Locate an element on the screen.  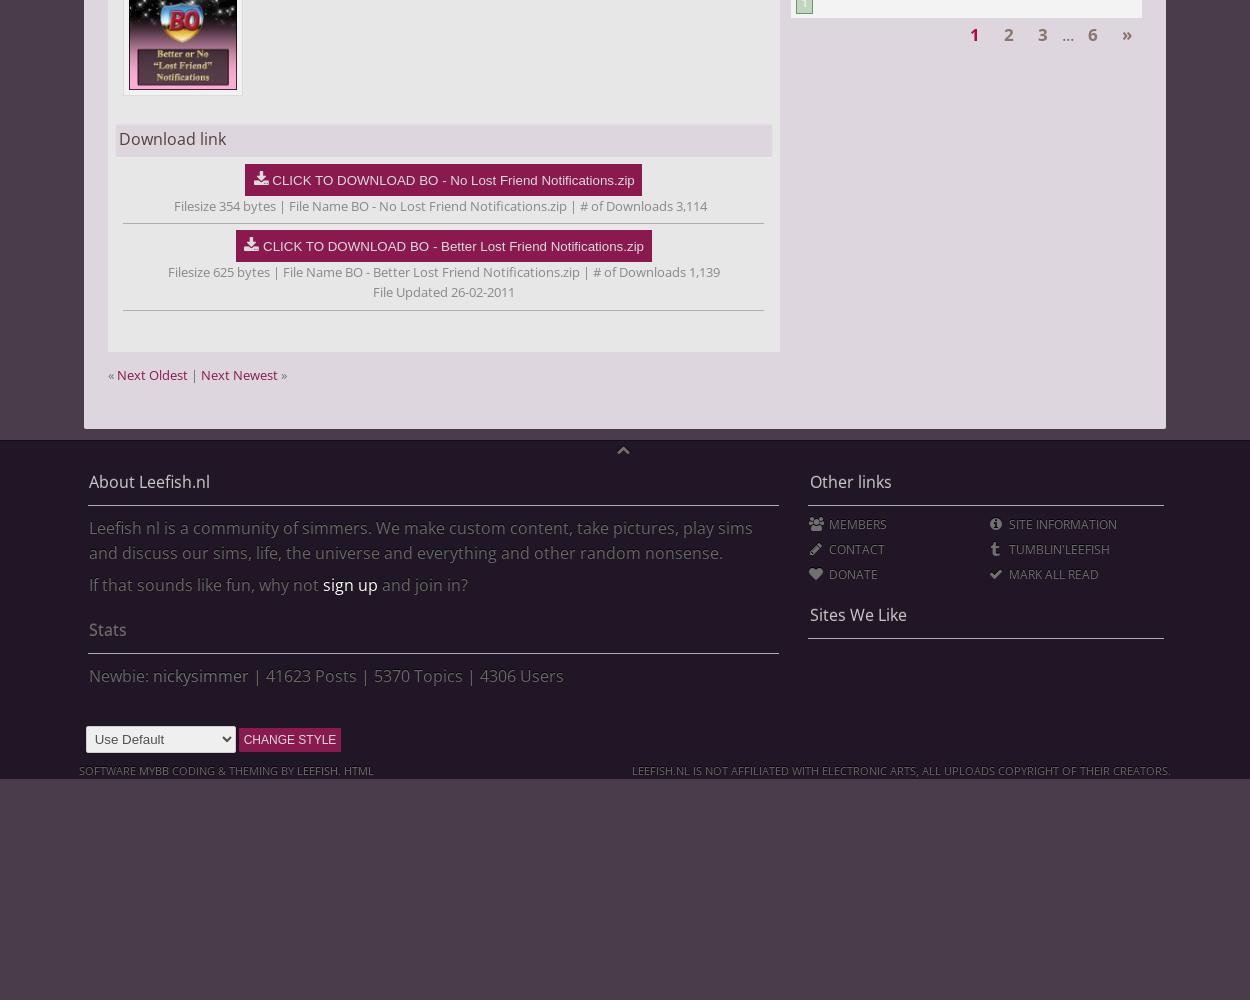
'and join in?' is located at coordinates (422, 584).